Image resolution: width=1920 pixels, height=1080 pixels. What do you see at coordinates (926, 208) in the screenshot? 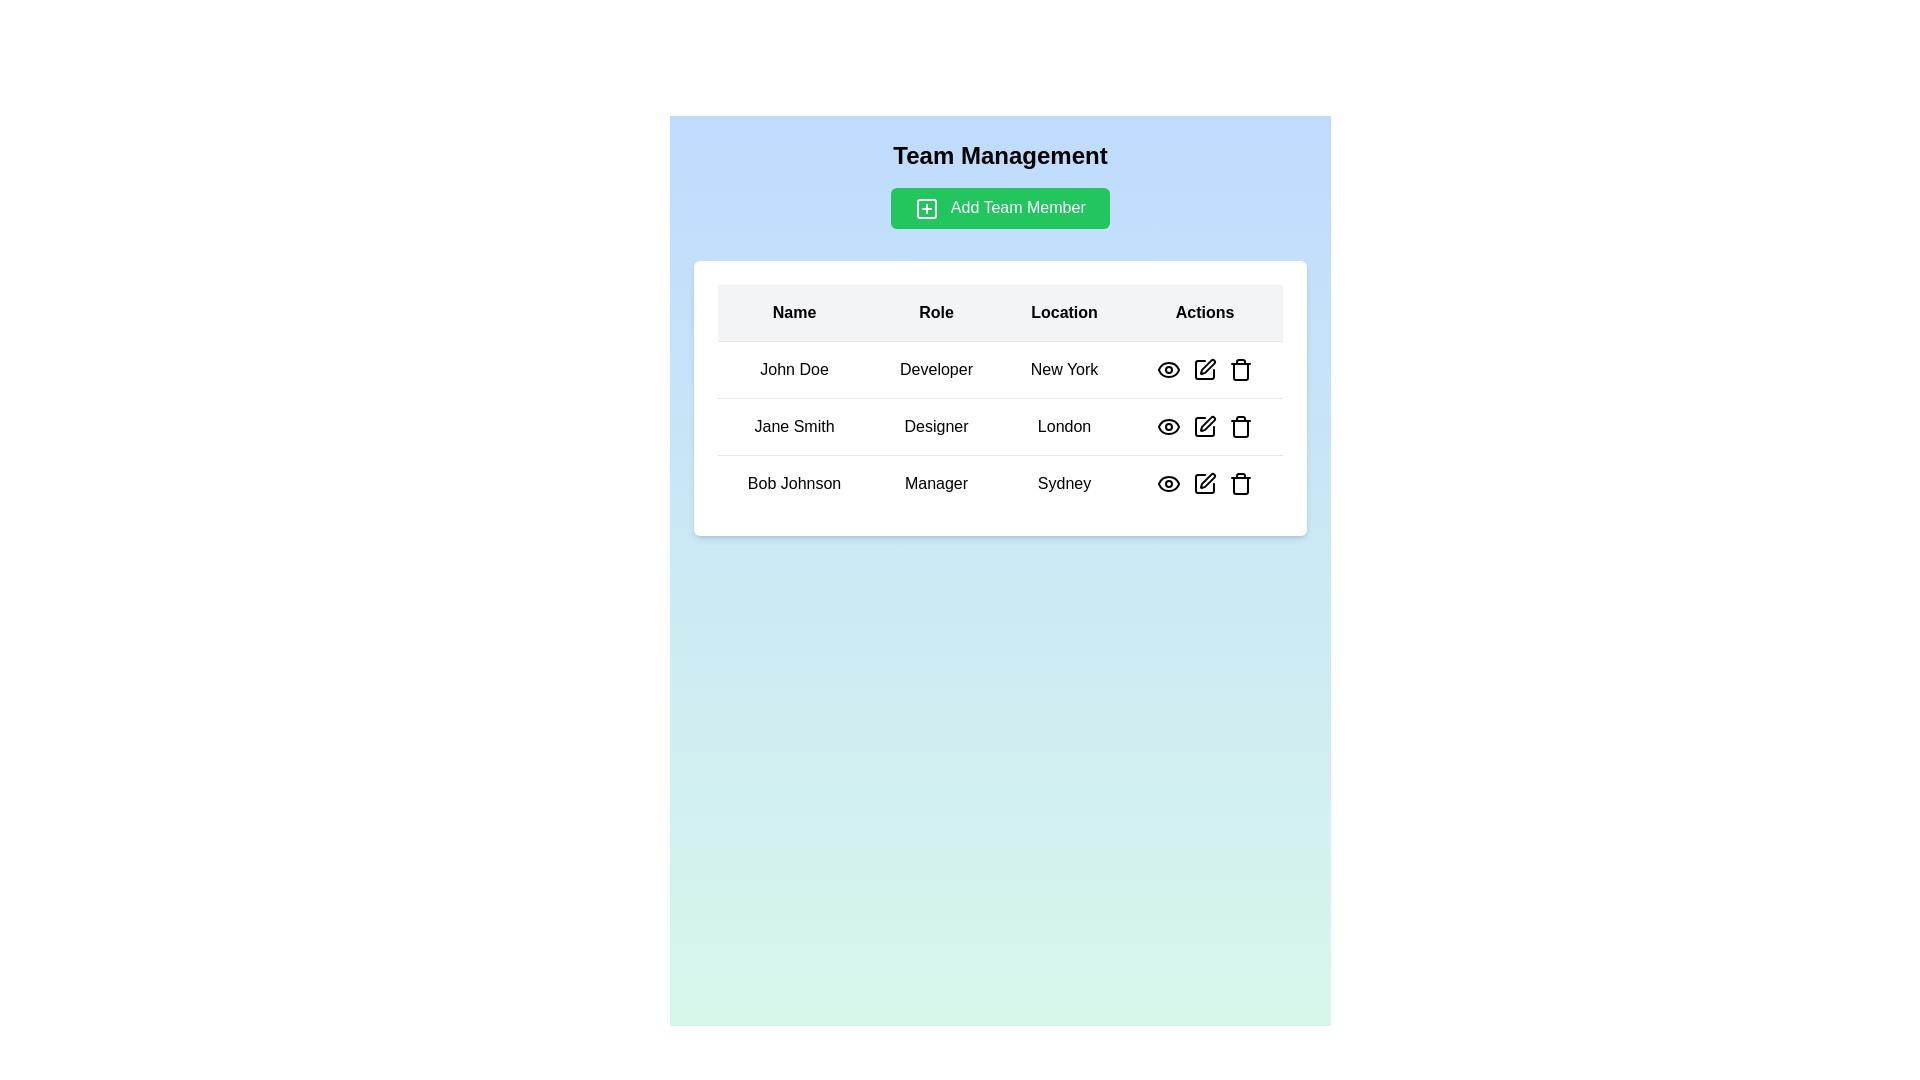
I see `the aesthetic state of the green plus icon within the 'Add Team Member' button, which is located below the 'Team Management' title` at bounding box center [926, 208].